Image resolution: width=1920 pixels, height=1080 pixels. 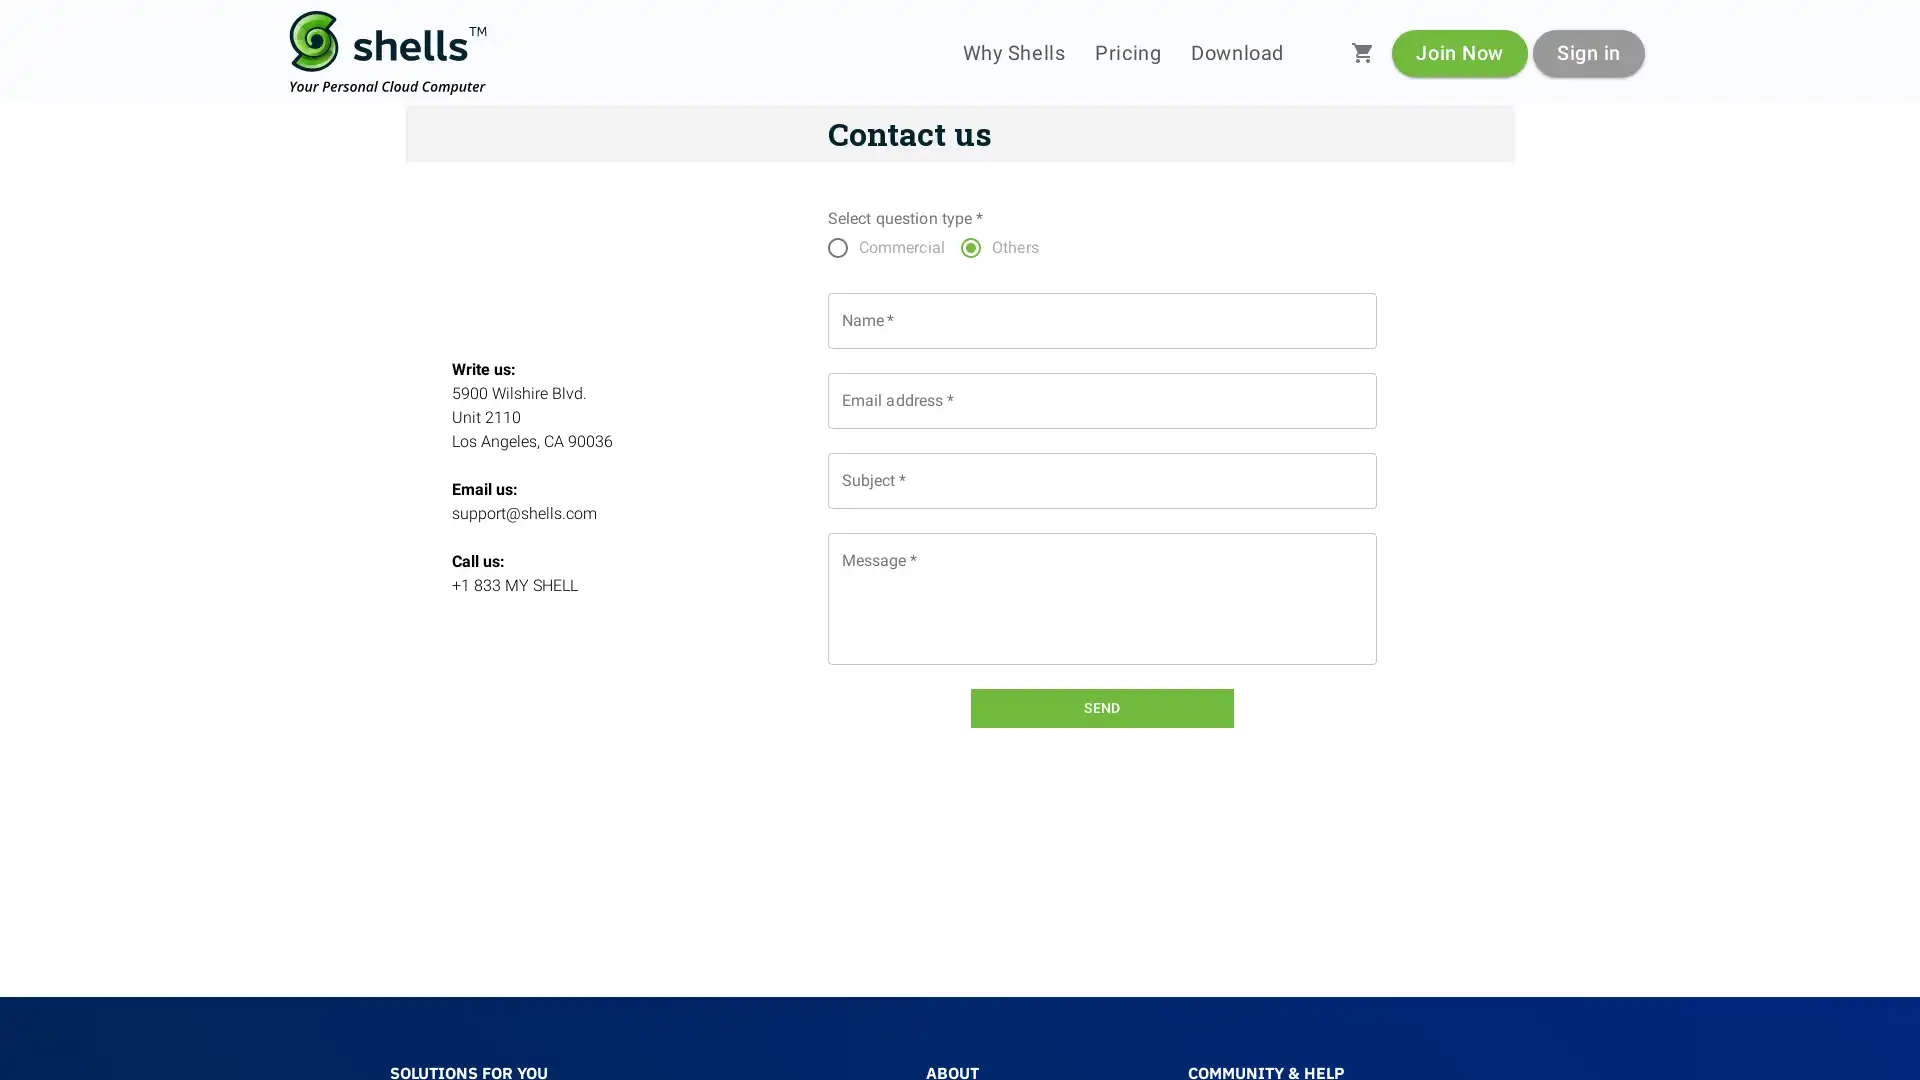 I want to click on Sign in, so click(x=1587, y=51).